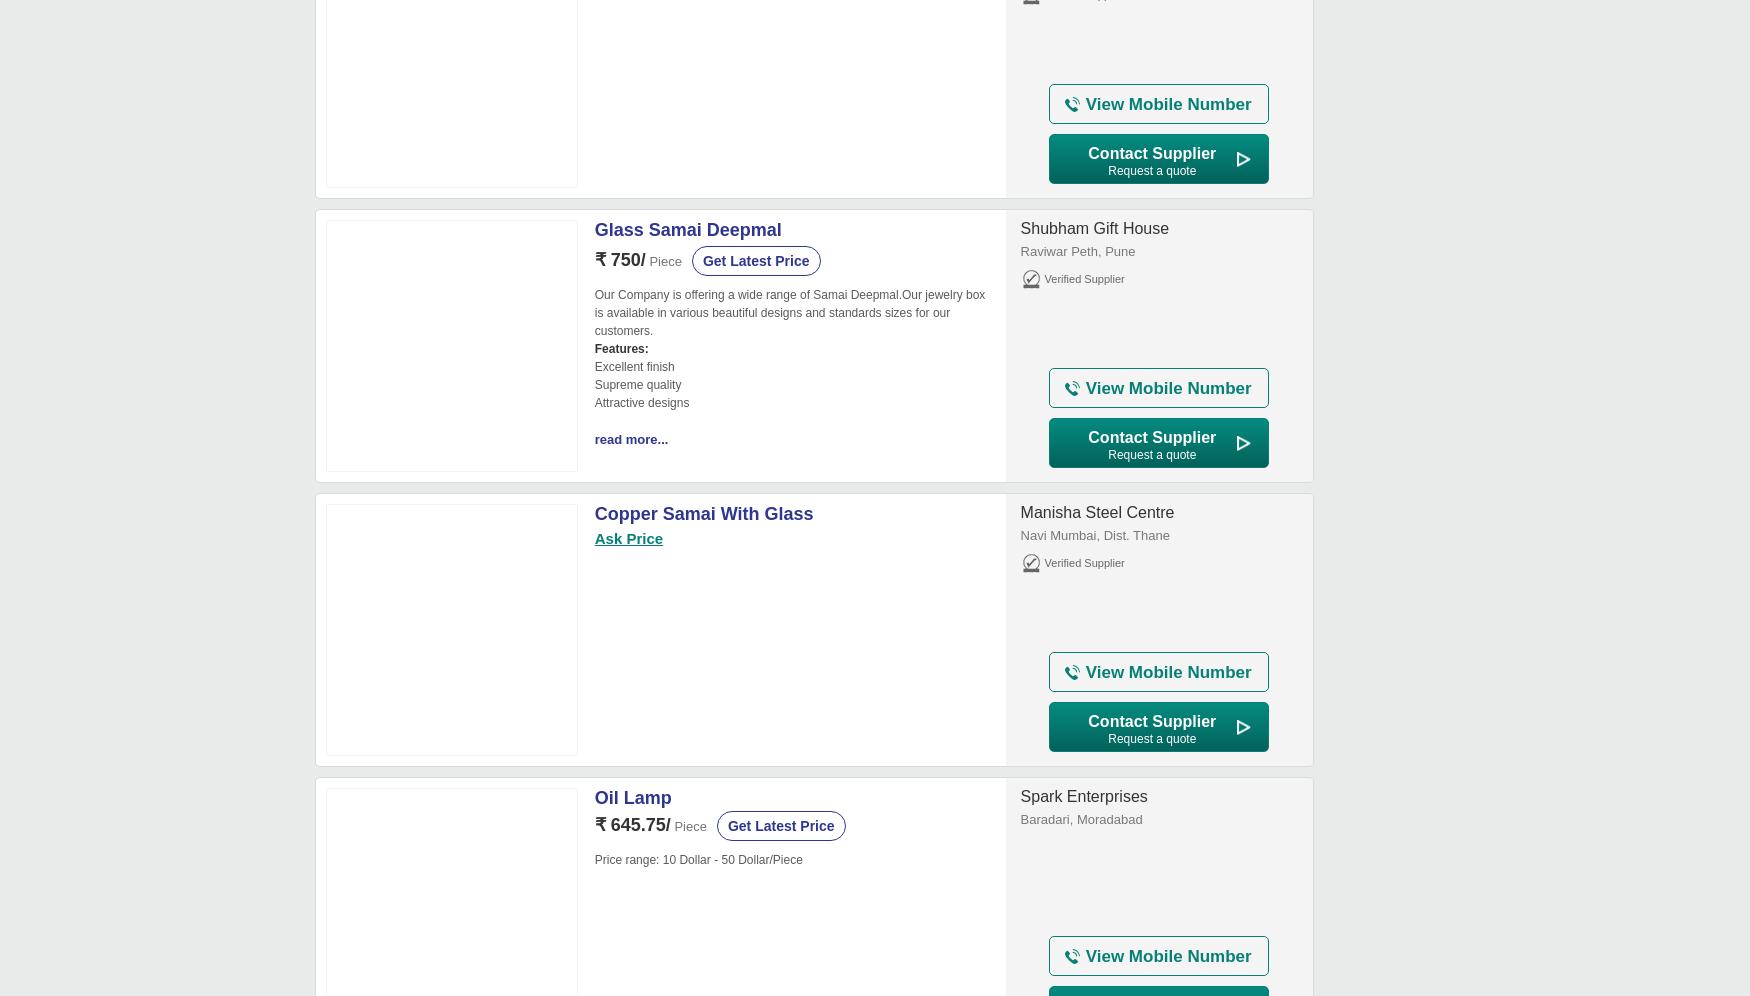  What do you see at coordinates (631, 796) in the screenshot?
I see `'Oil Lamp'` at bounding box center [631, 796].